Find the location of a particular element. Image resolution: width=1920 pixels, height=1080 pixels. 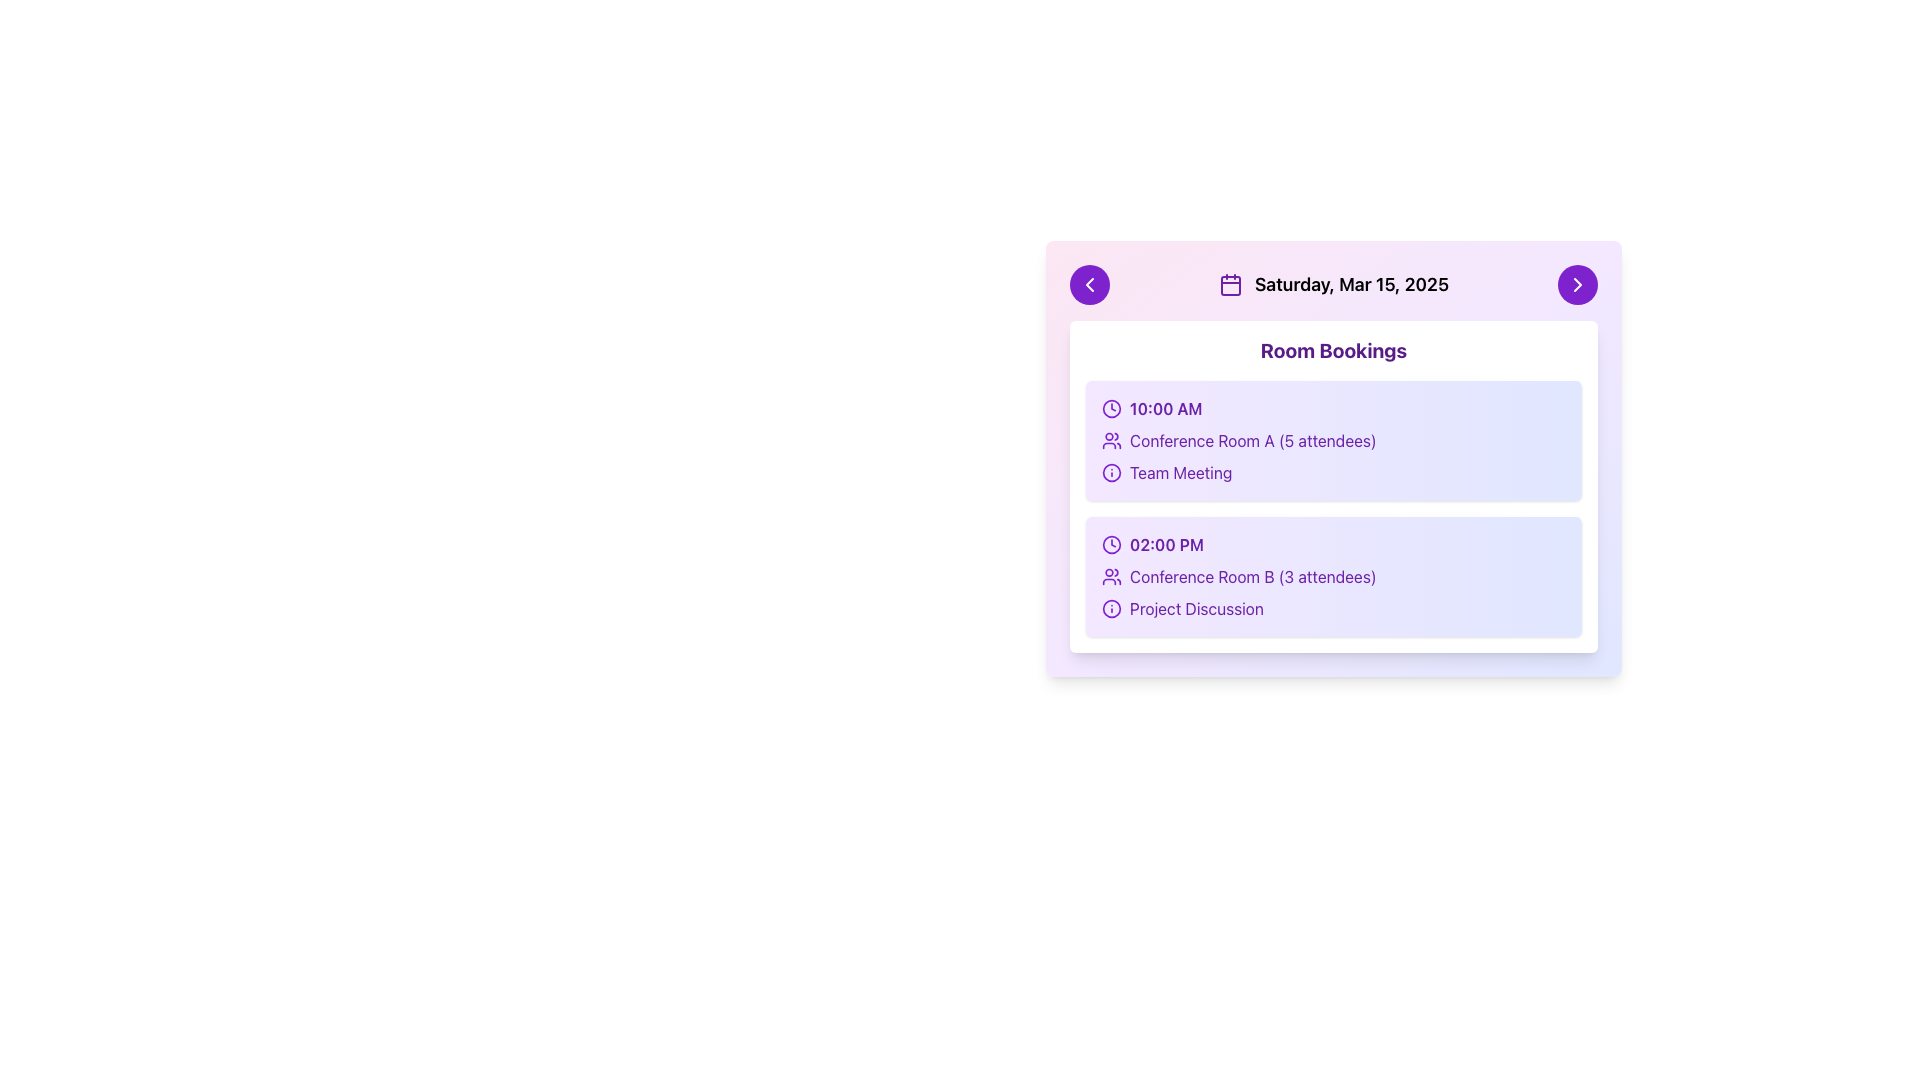

the circular button with a purple background and a white chevron icon is located at coordinates (1577, 285).